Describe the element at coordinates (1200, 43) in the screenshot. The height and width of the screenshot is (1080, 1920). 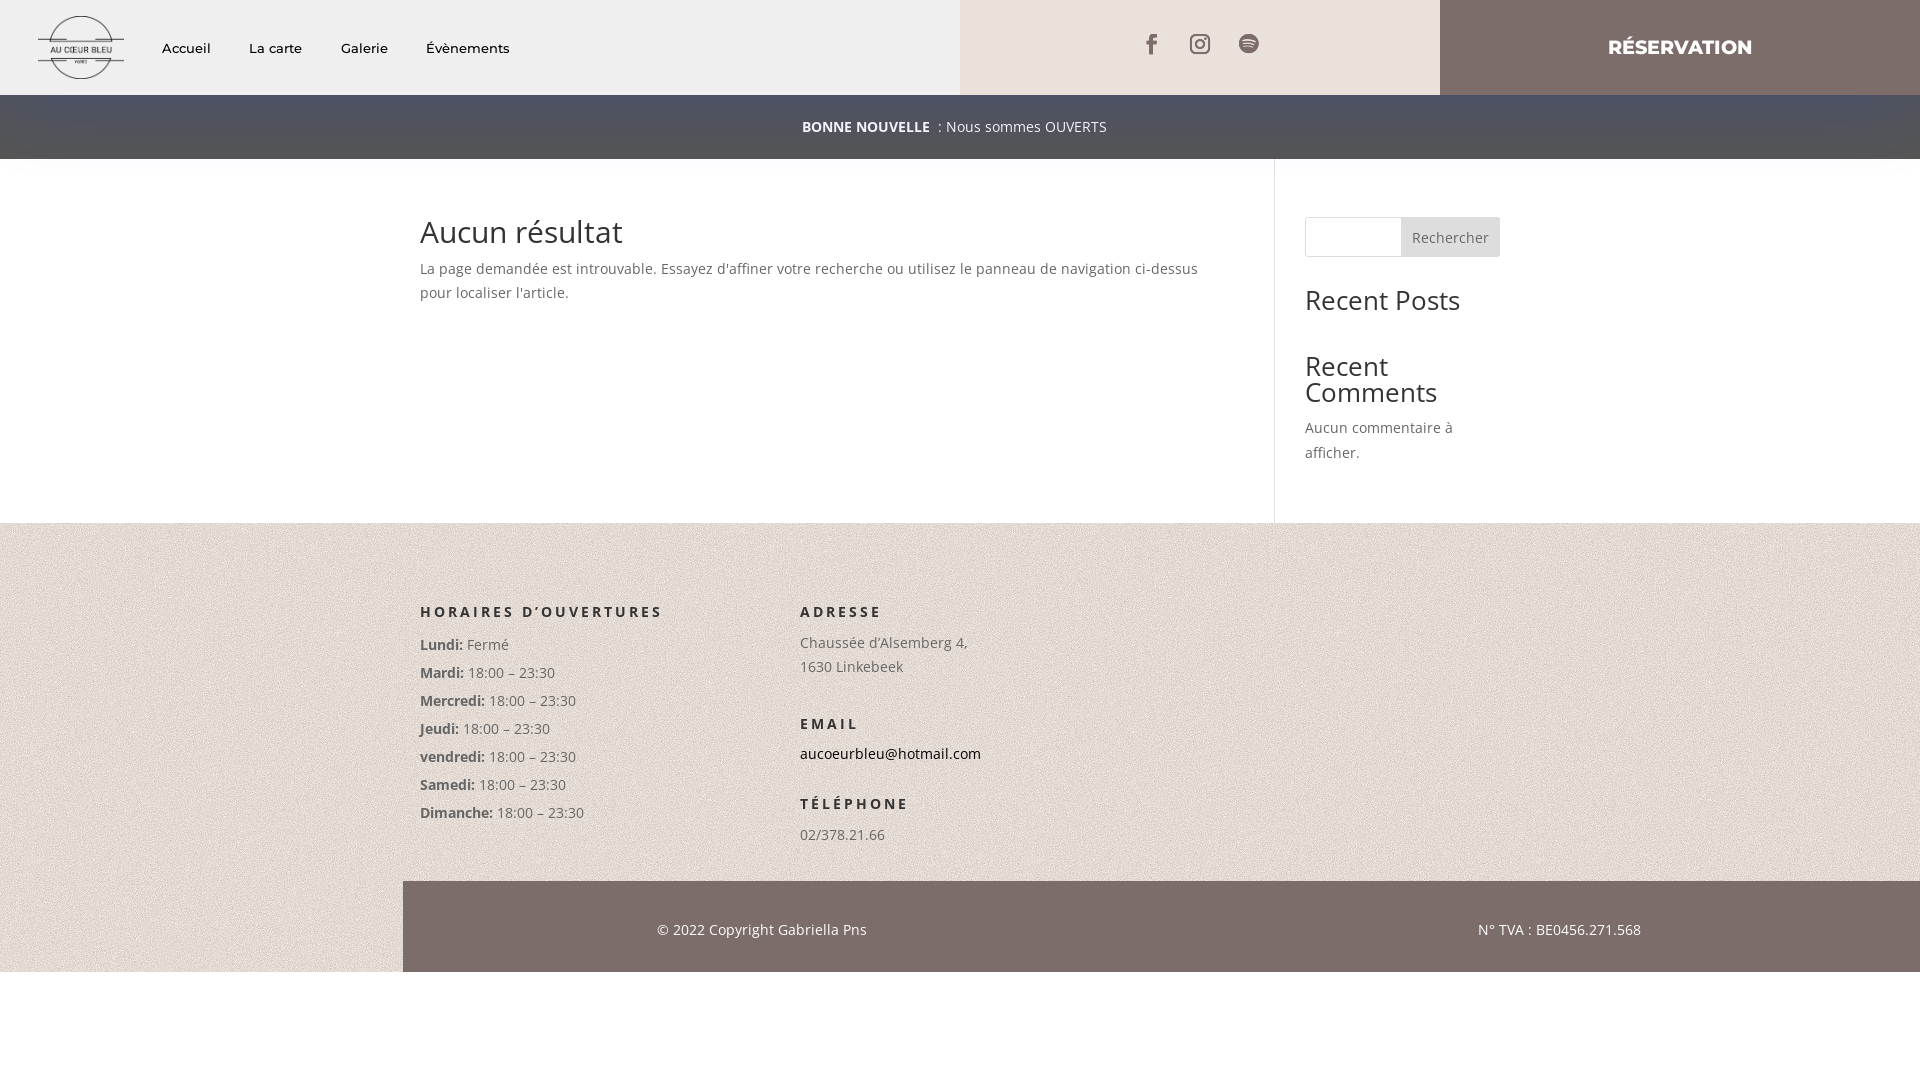
I see `'Suivez sur Instagram'` at that location.